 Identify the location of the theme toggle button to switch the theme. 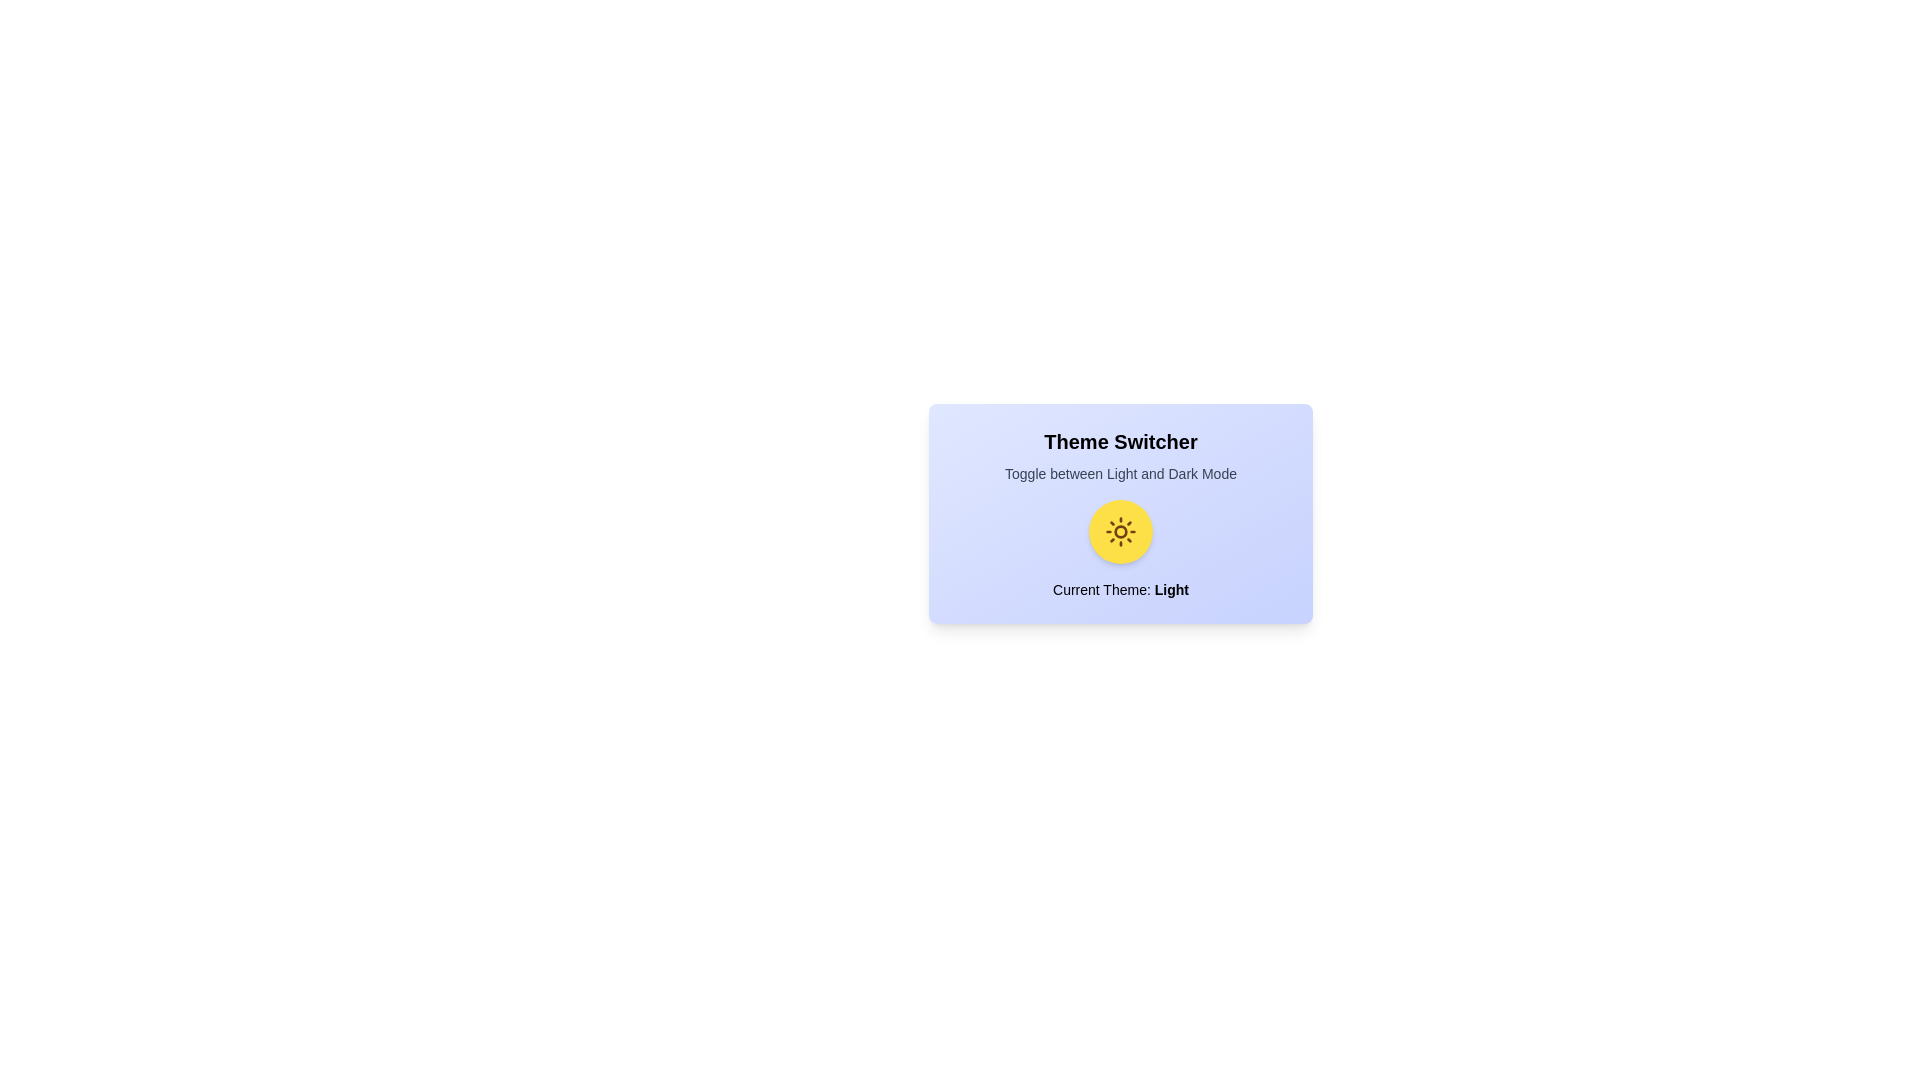
(1121, 531).